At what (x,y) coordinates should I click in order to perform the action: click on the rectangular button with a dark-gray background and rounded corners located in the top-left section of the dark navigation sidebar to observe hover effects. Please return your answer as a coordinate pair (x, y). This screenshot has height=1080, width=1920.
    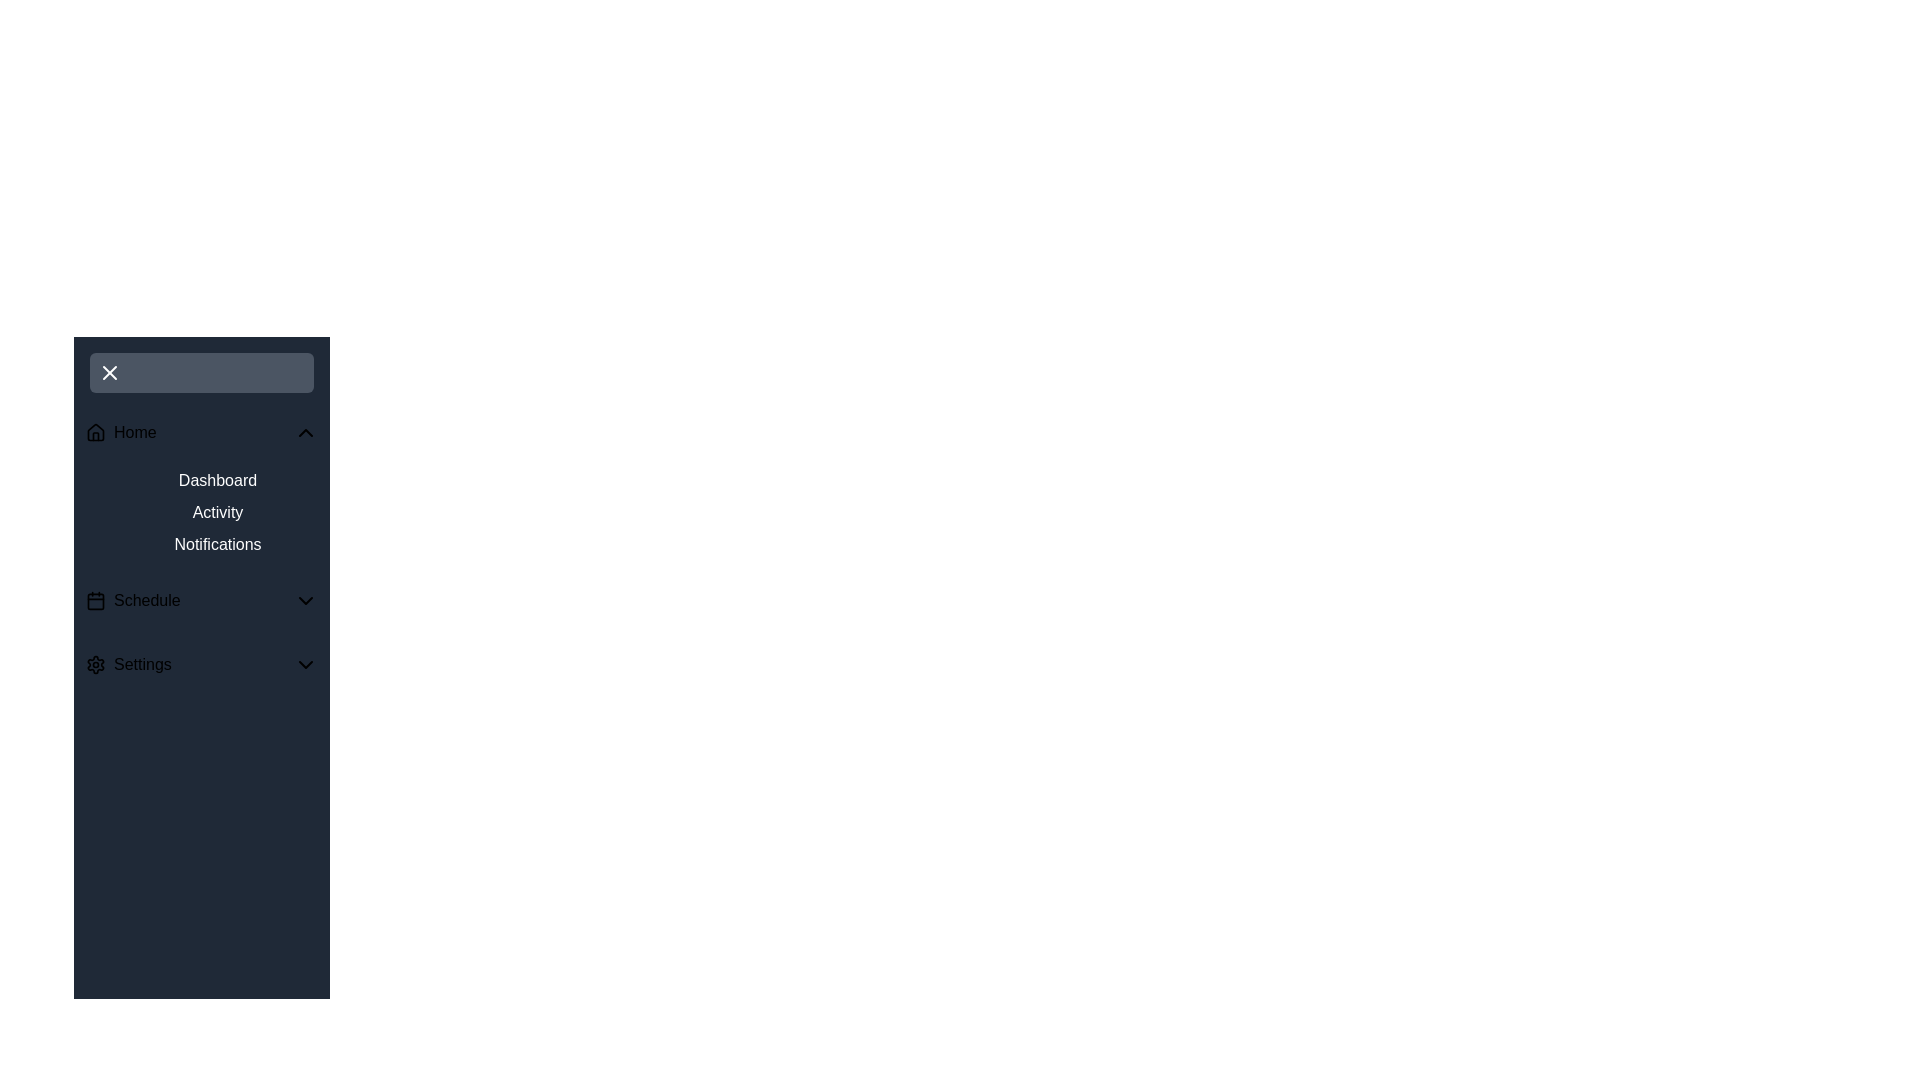
    Looking at the image, I should click on (201, 373).